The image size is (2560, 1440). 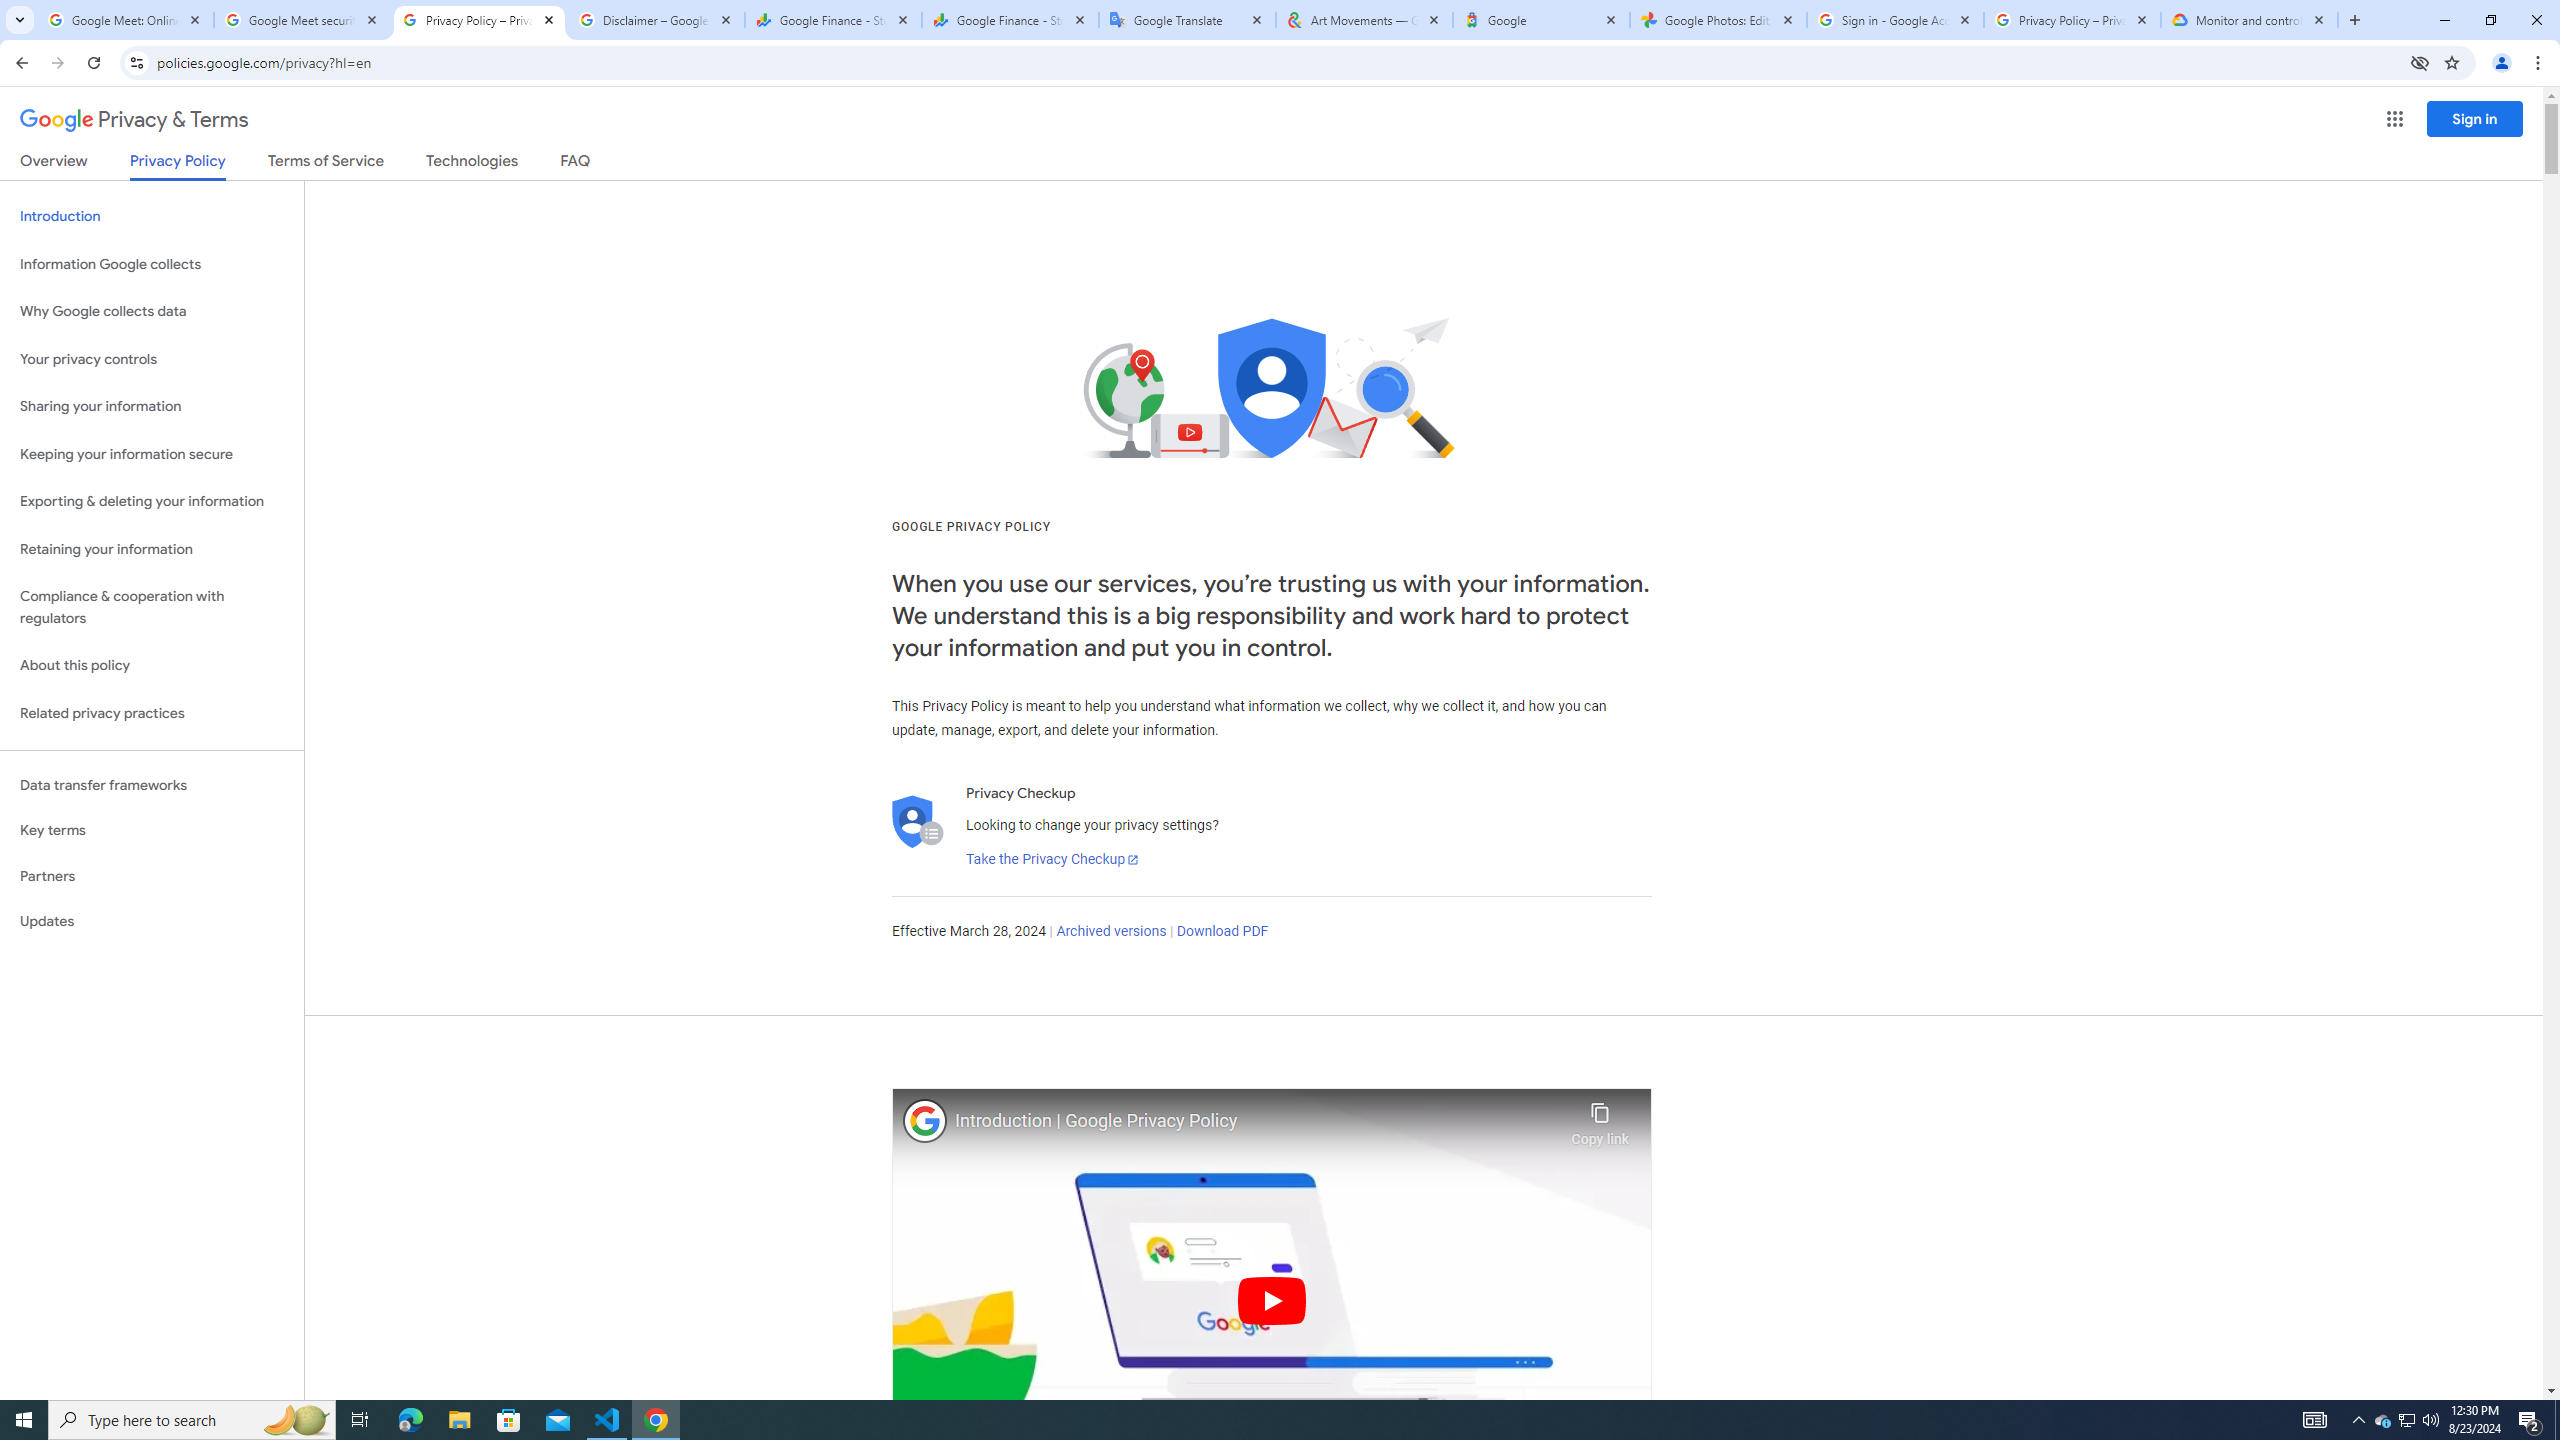 What do you see at coordinates (1895, 19) in the screenshot?
I see `'Sign in - Google Accounts'` at bounding box center [1895, 19].